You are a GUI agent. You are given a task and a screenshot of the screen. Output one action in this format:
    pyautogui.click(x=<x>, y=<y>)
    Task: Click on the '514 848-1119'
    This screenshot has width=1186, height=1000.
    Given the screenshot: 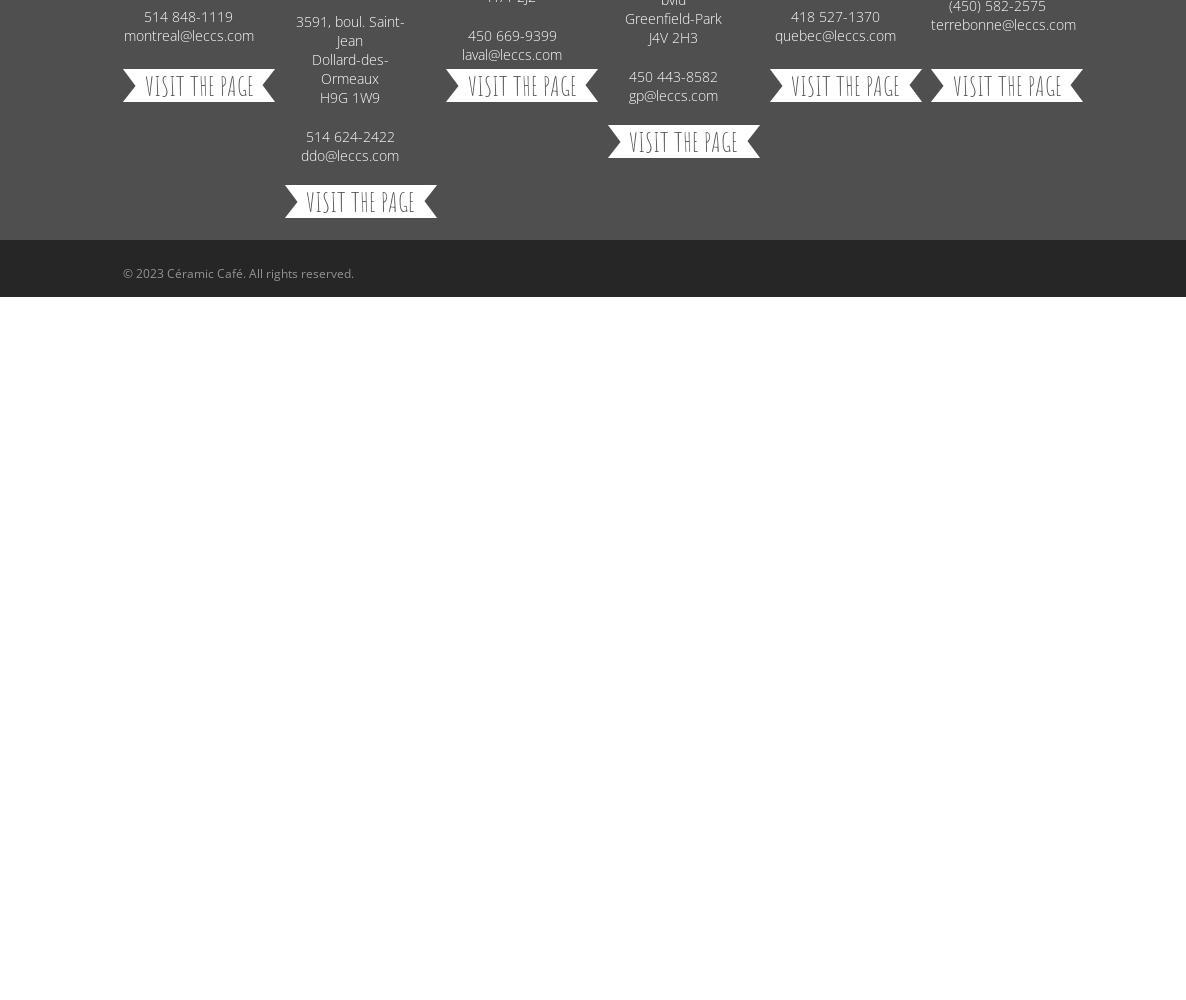 What is the action you would take?
    pyautogui.click(x=188, y=16)
    